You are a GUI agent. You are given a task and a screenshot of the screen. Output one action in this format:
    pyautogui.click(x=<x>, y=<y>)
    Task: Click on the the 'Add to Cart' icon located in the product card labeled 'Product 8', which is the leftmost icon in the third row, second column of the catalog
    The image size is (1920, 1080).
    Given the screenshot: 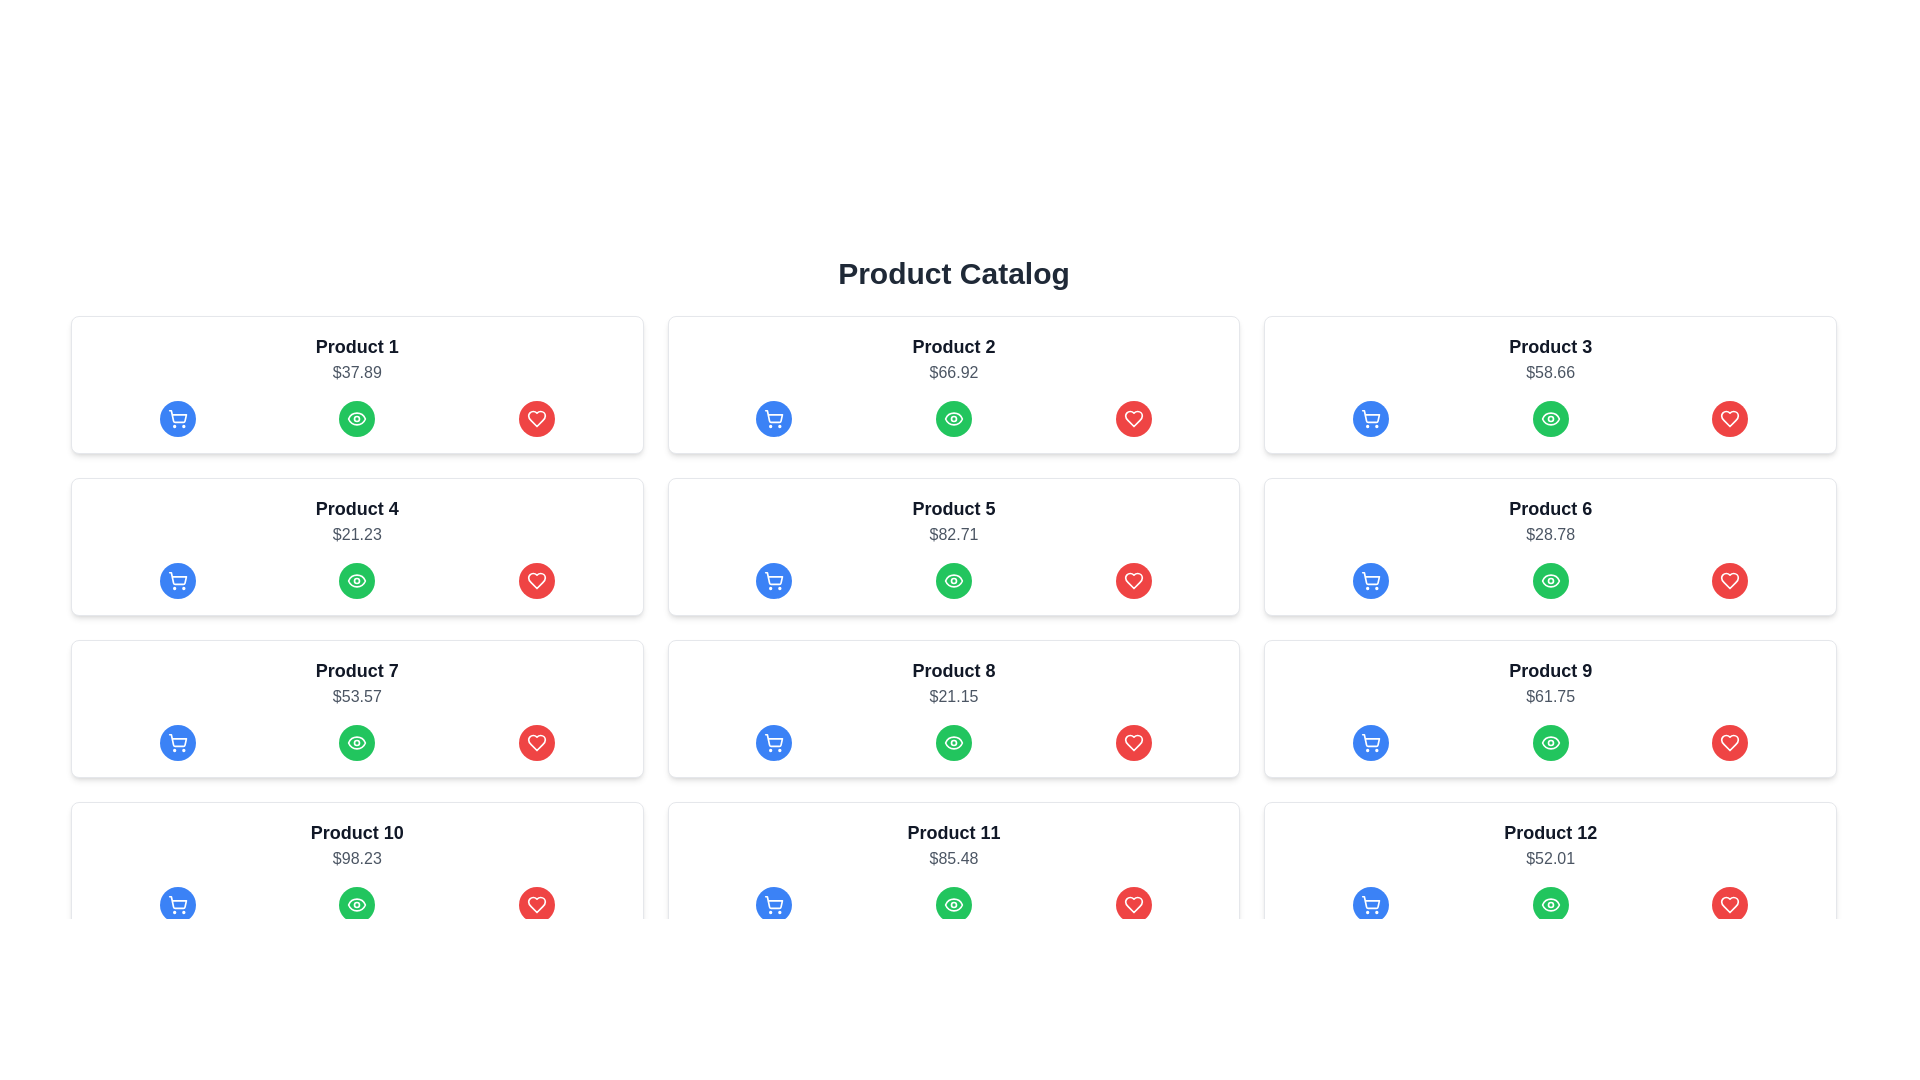 What is the action you would take?
    pyautogui.click(x=773, y=740)
    